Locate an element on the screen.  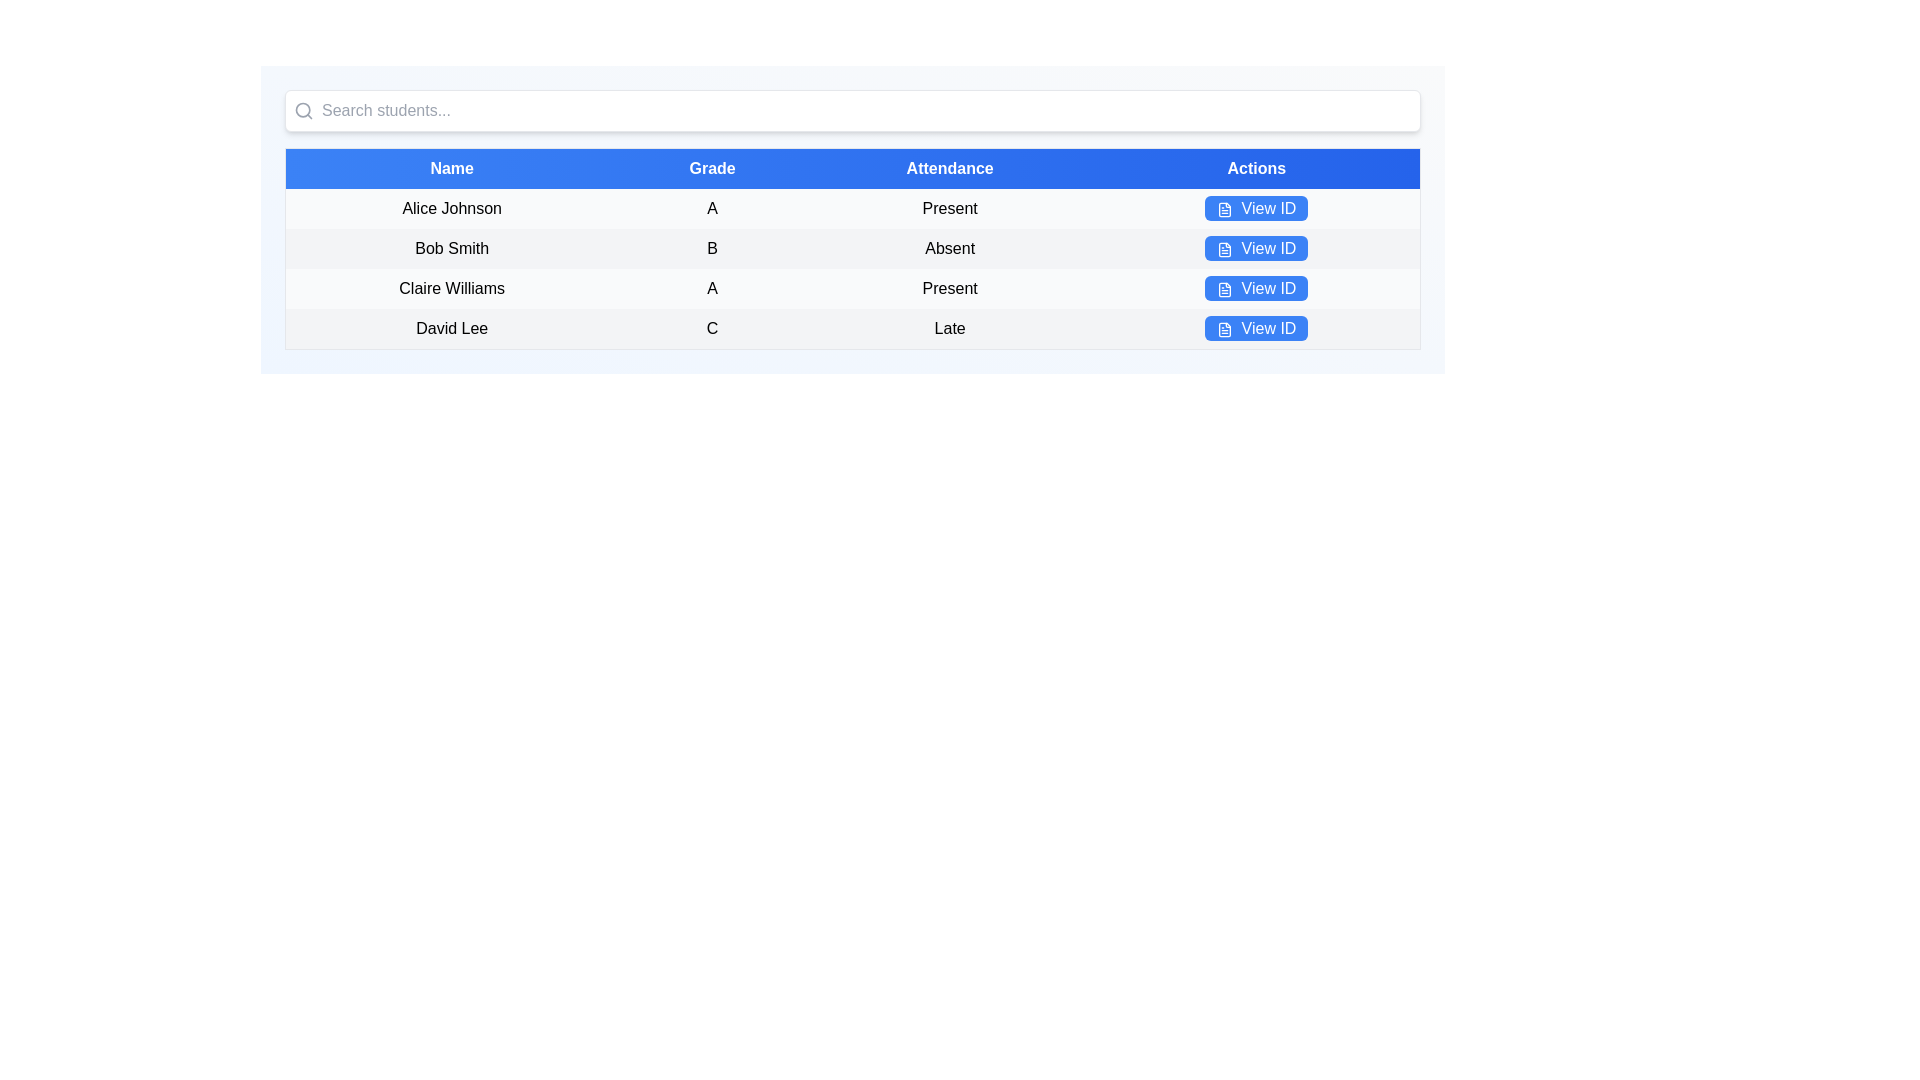
the circular element within the magnifying glass icon, which is part of the search functionality located on the left side of the search input box in the header is located at coordinates (302, 110).